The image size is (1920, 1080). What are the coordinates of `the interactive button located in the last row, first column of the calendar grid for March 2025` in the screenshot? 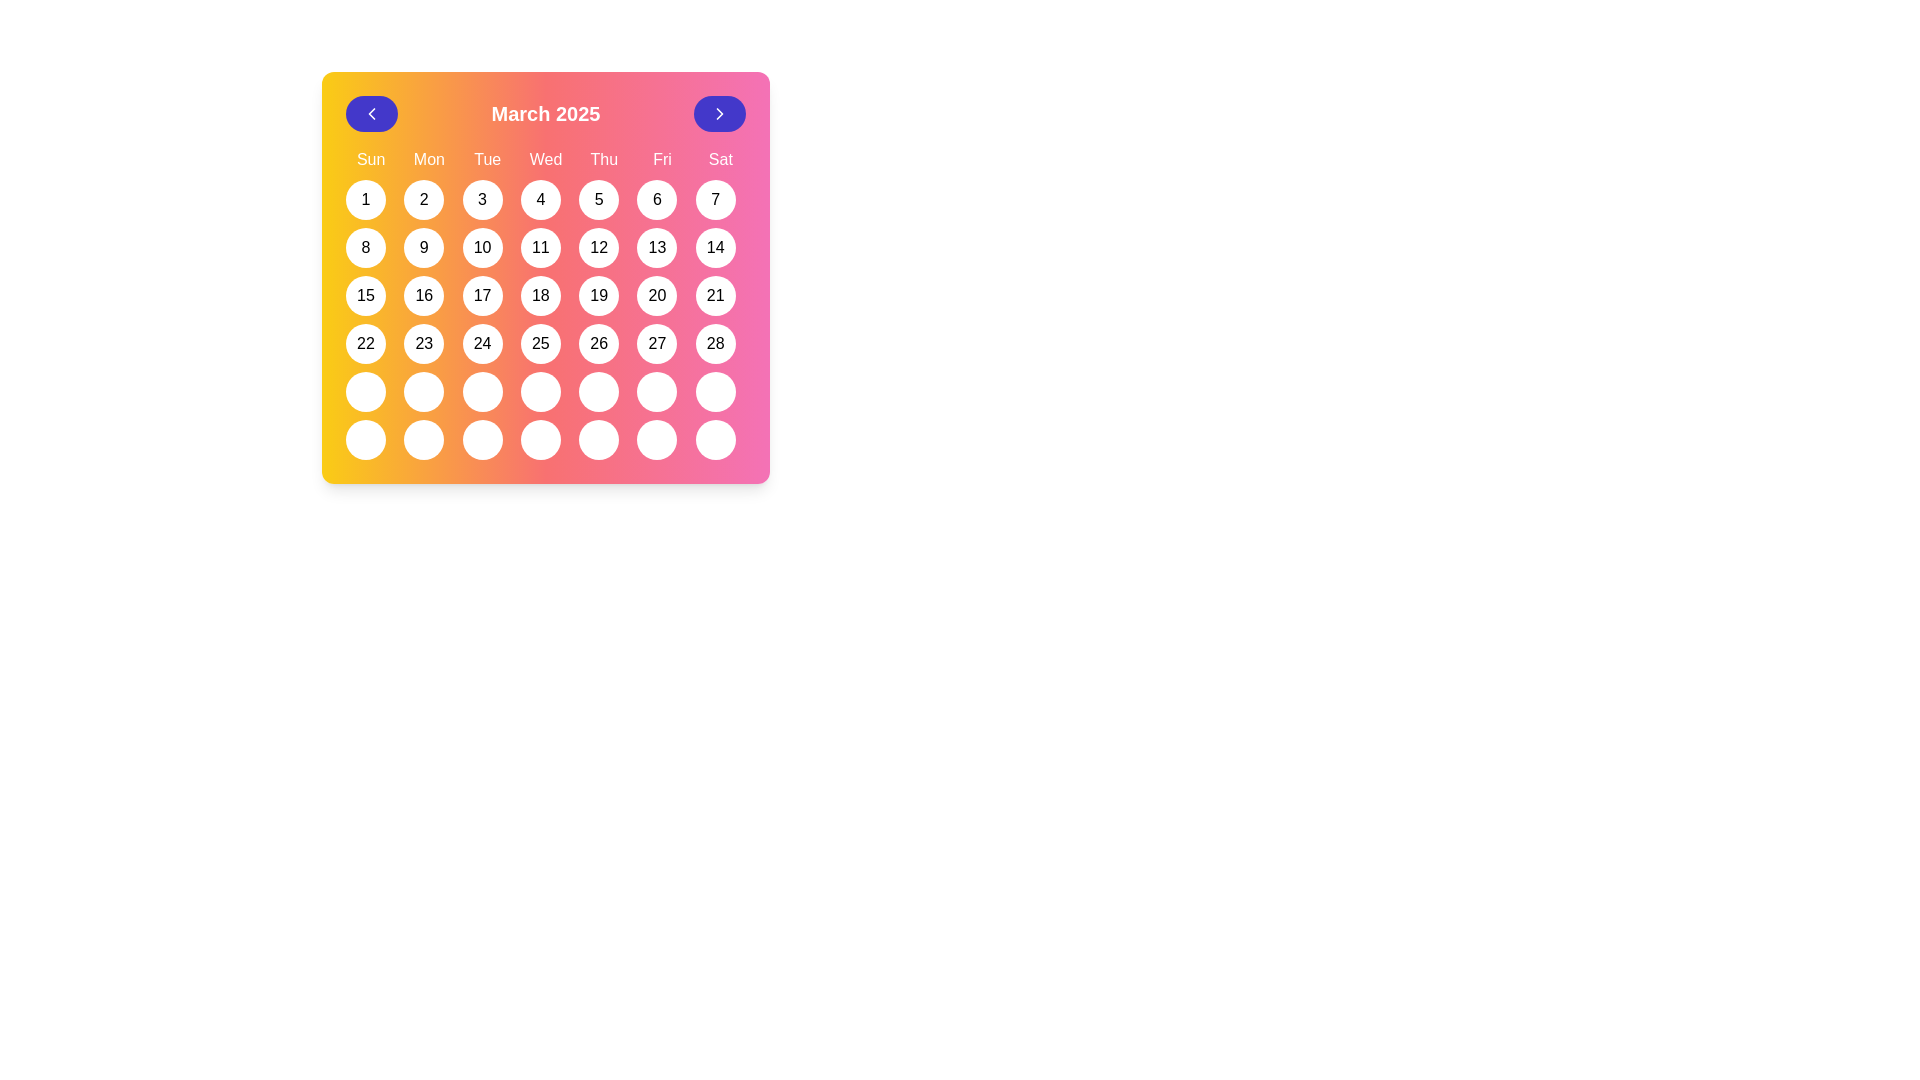 It's located at (365, 392).